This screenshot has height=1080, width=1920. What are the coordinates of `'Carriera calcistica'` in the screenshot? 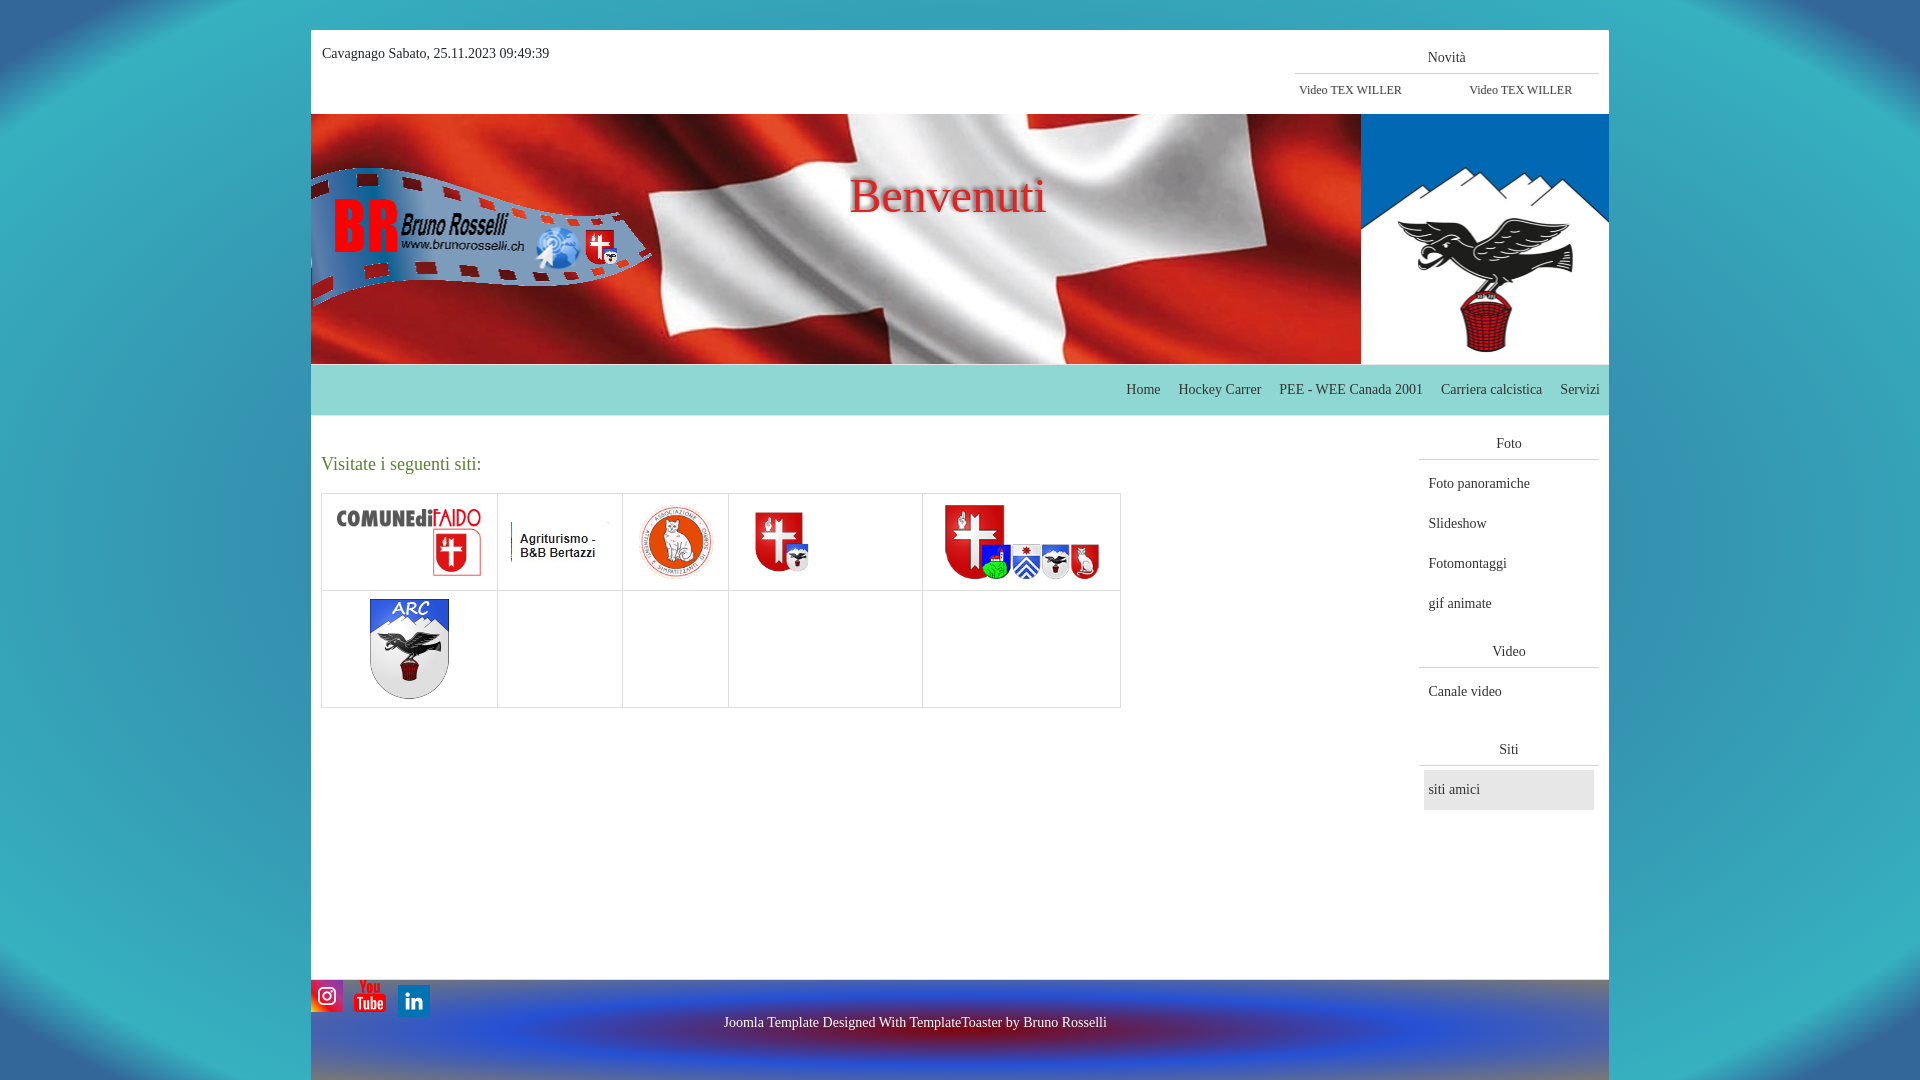 It's located at (1435, 389).